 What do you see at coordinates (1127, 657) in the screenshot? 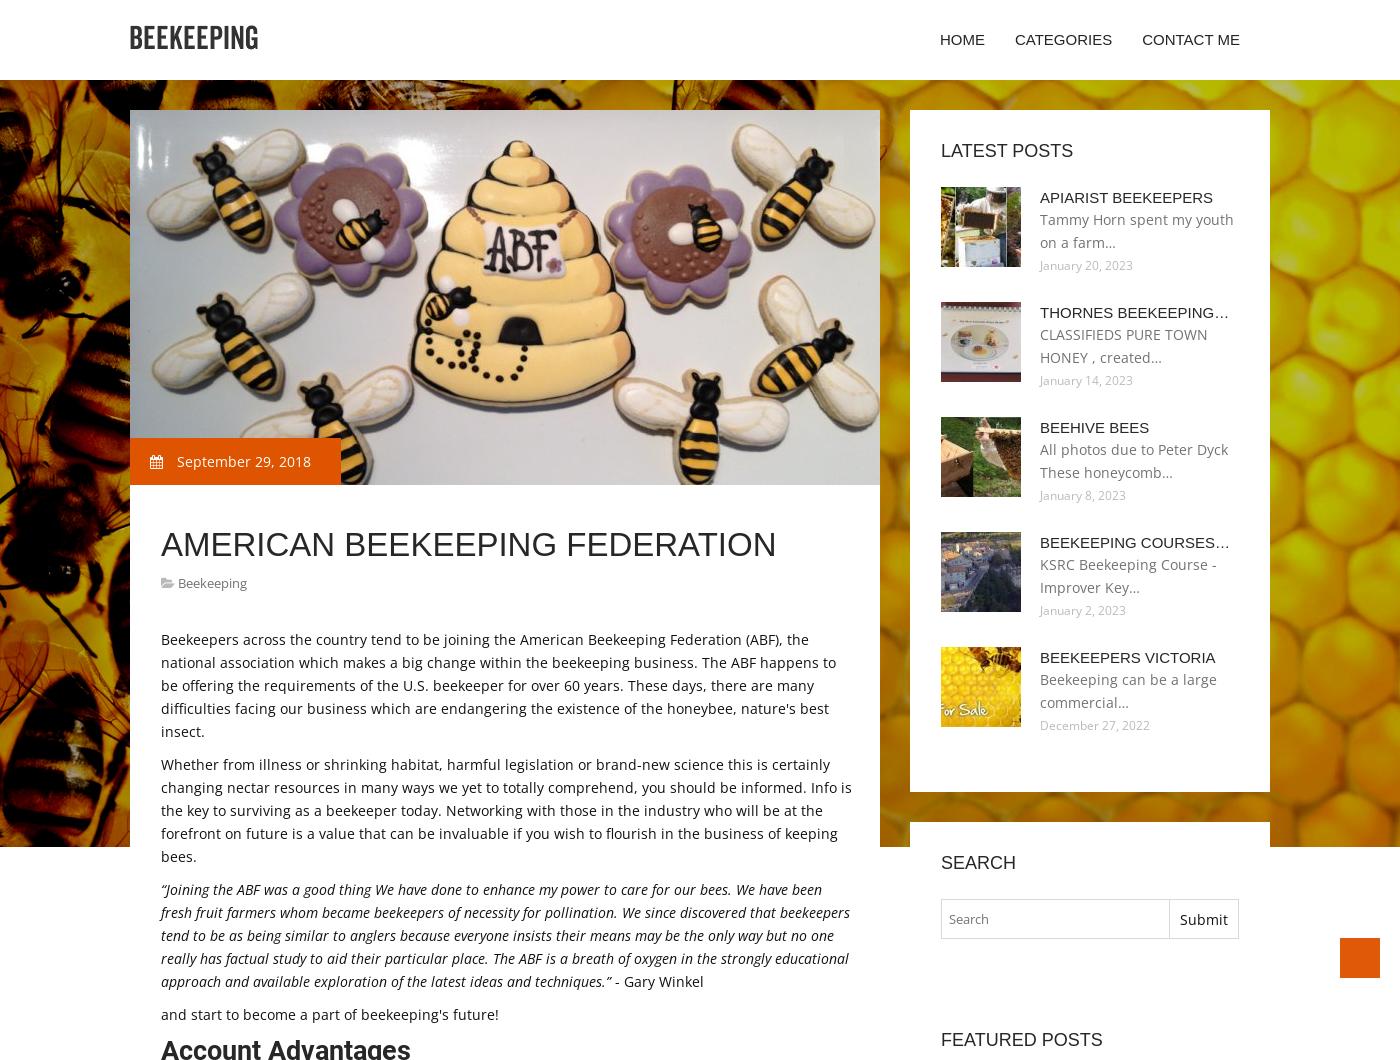
I see `'Beekeepers Victoria'` at bounding box center [1127, 657].